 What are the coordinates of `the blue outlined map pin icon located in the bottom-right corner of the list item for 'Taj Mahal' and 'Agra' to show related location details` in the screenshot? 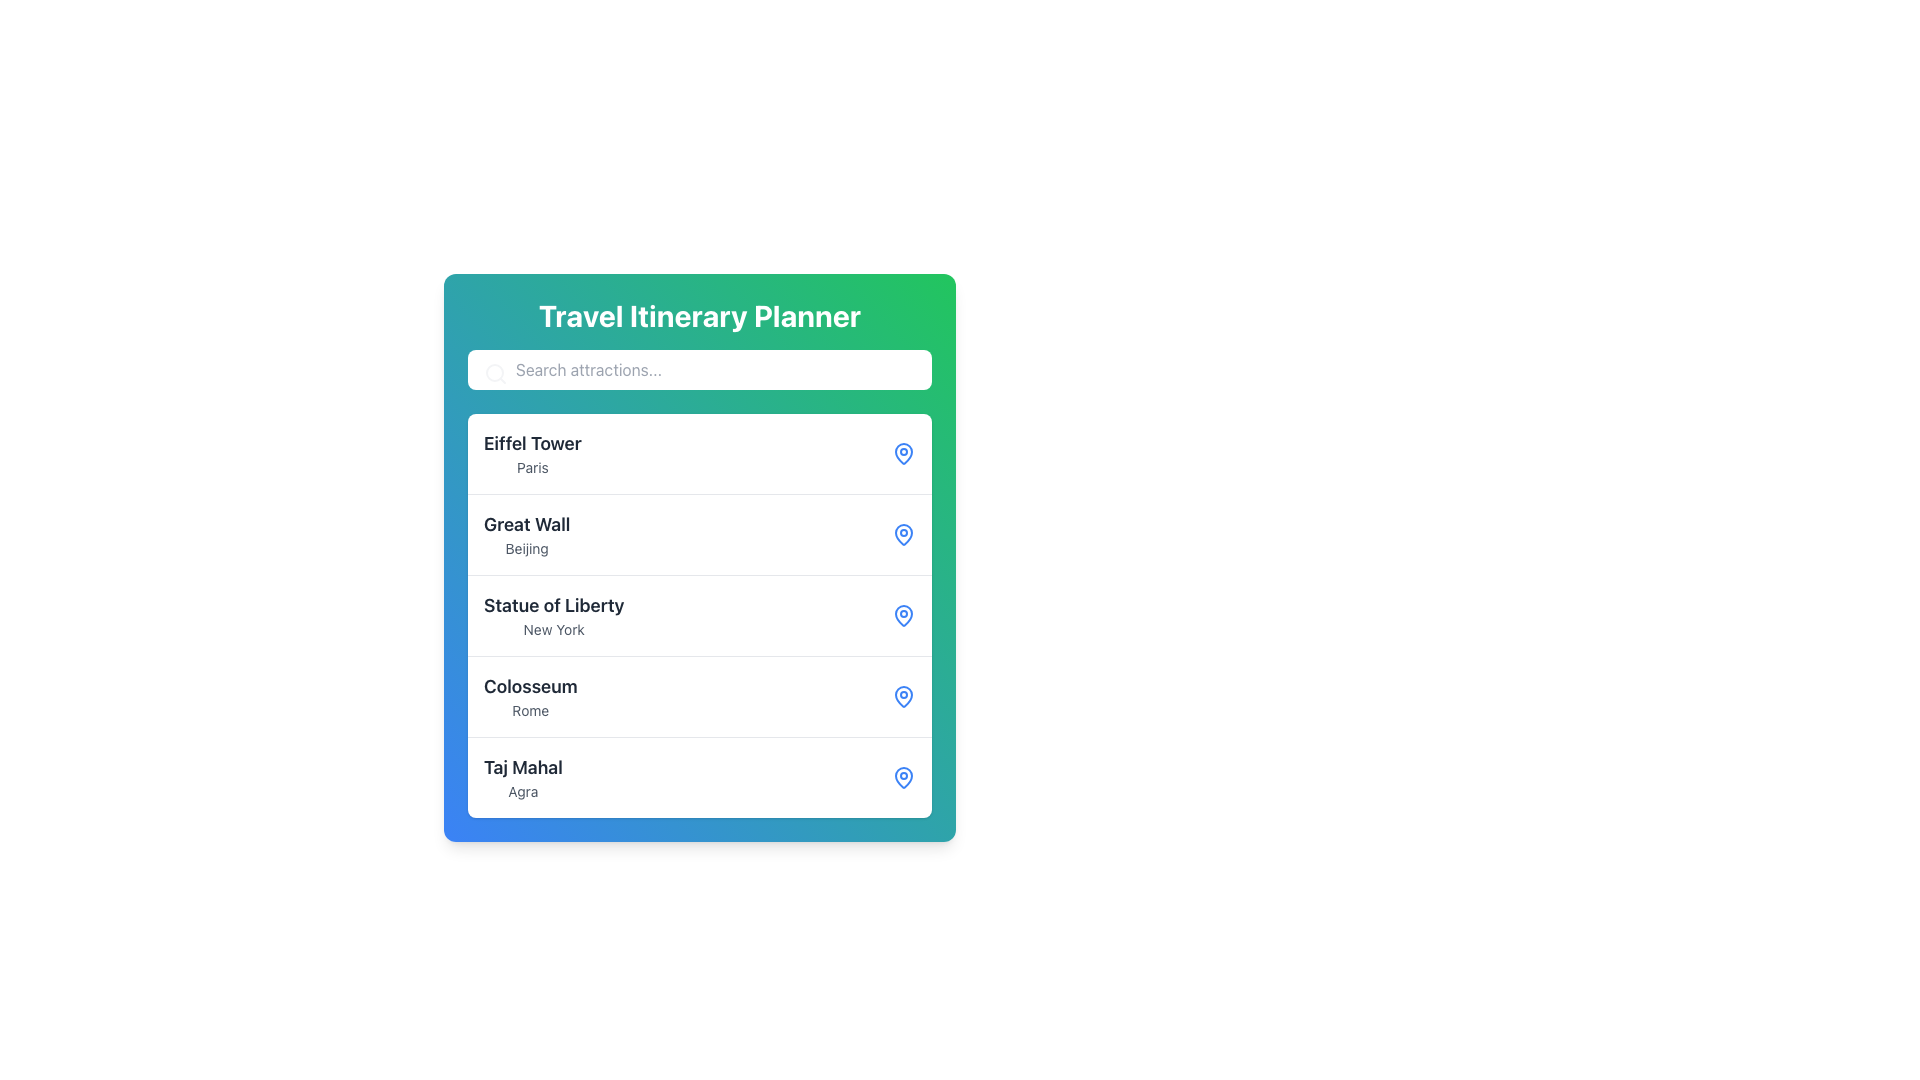 It's located at (902, 777).